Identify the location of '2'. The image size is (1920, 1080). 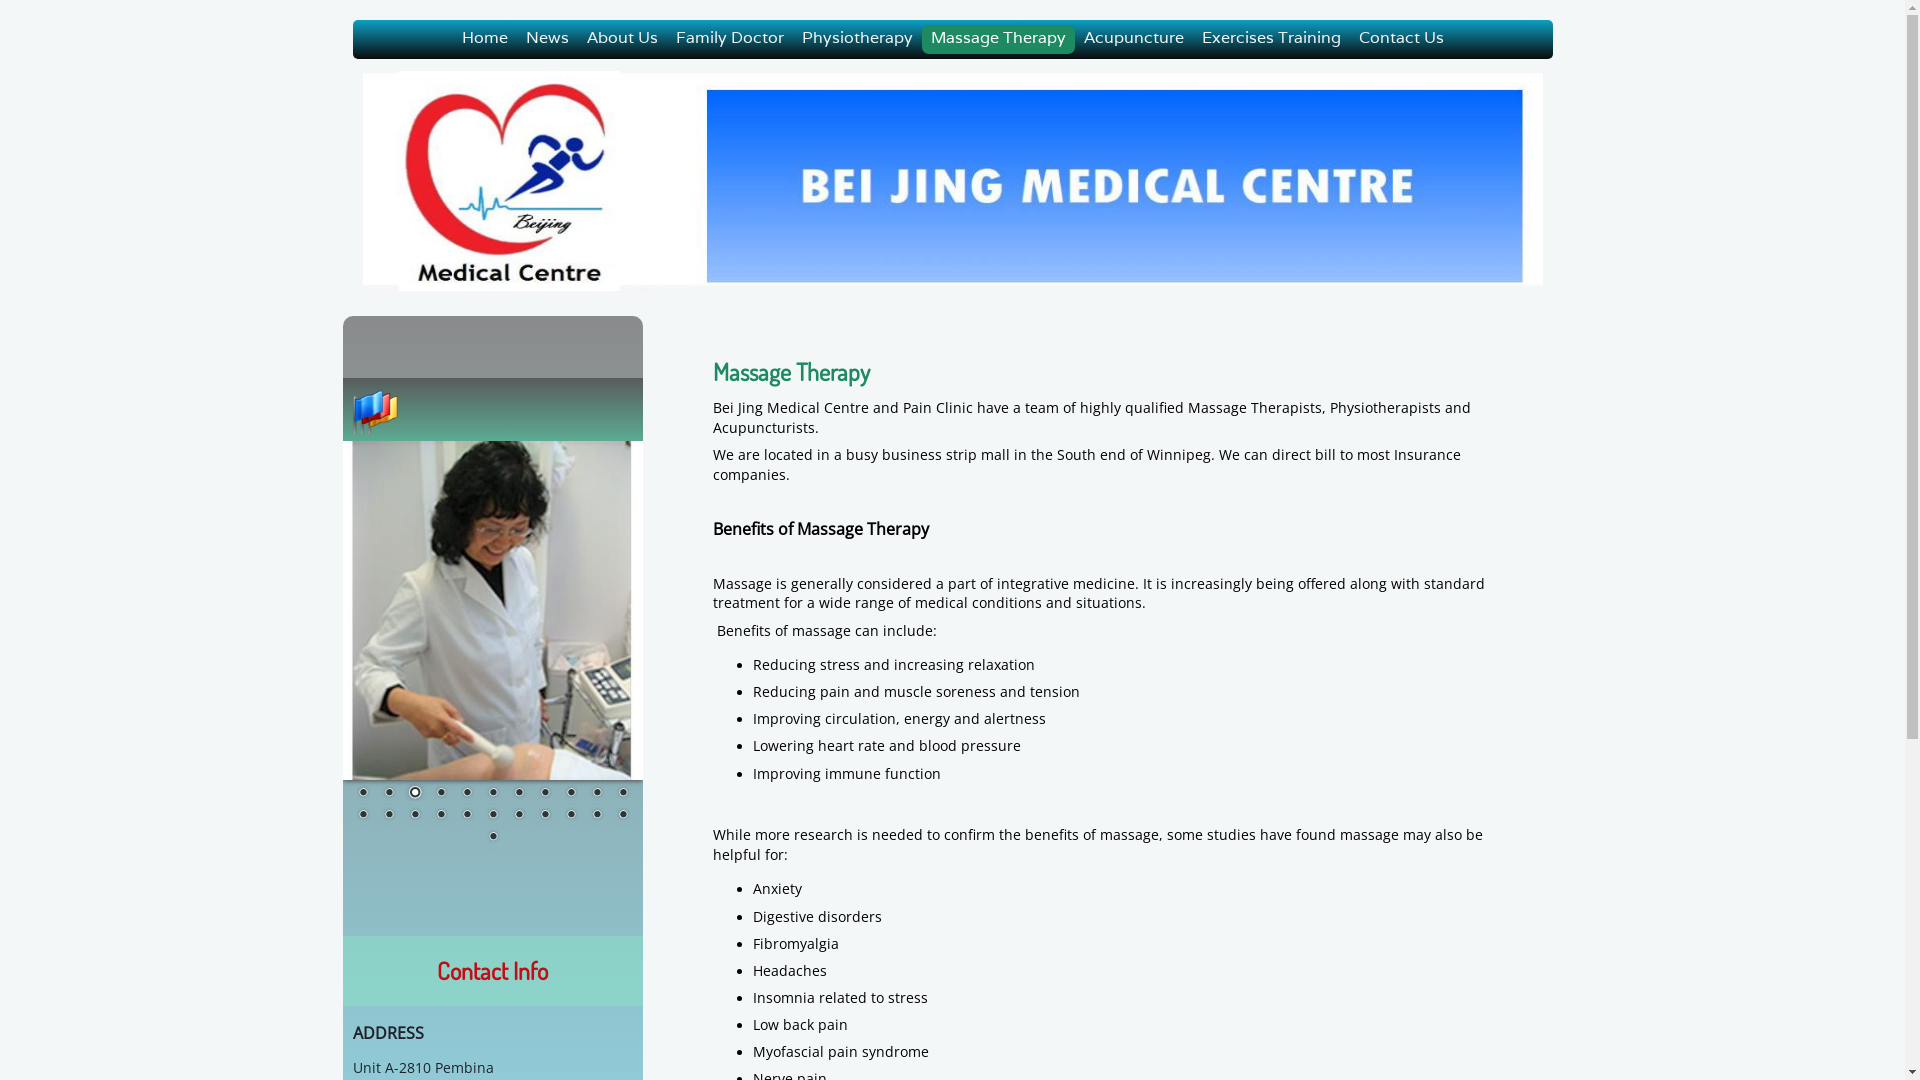
(388, 793).